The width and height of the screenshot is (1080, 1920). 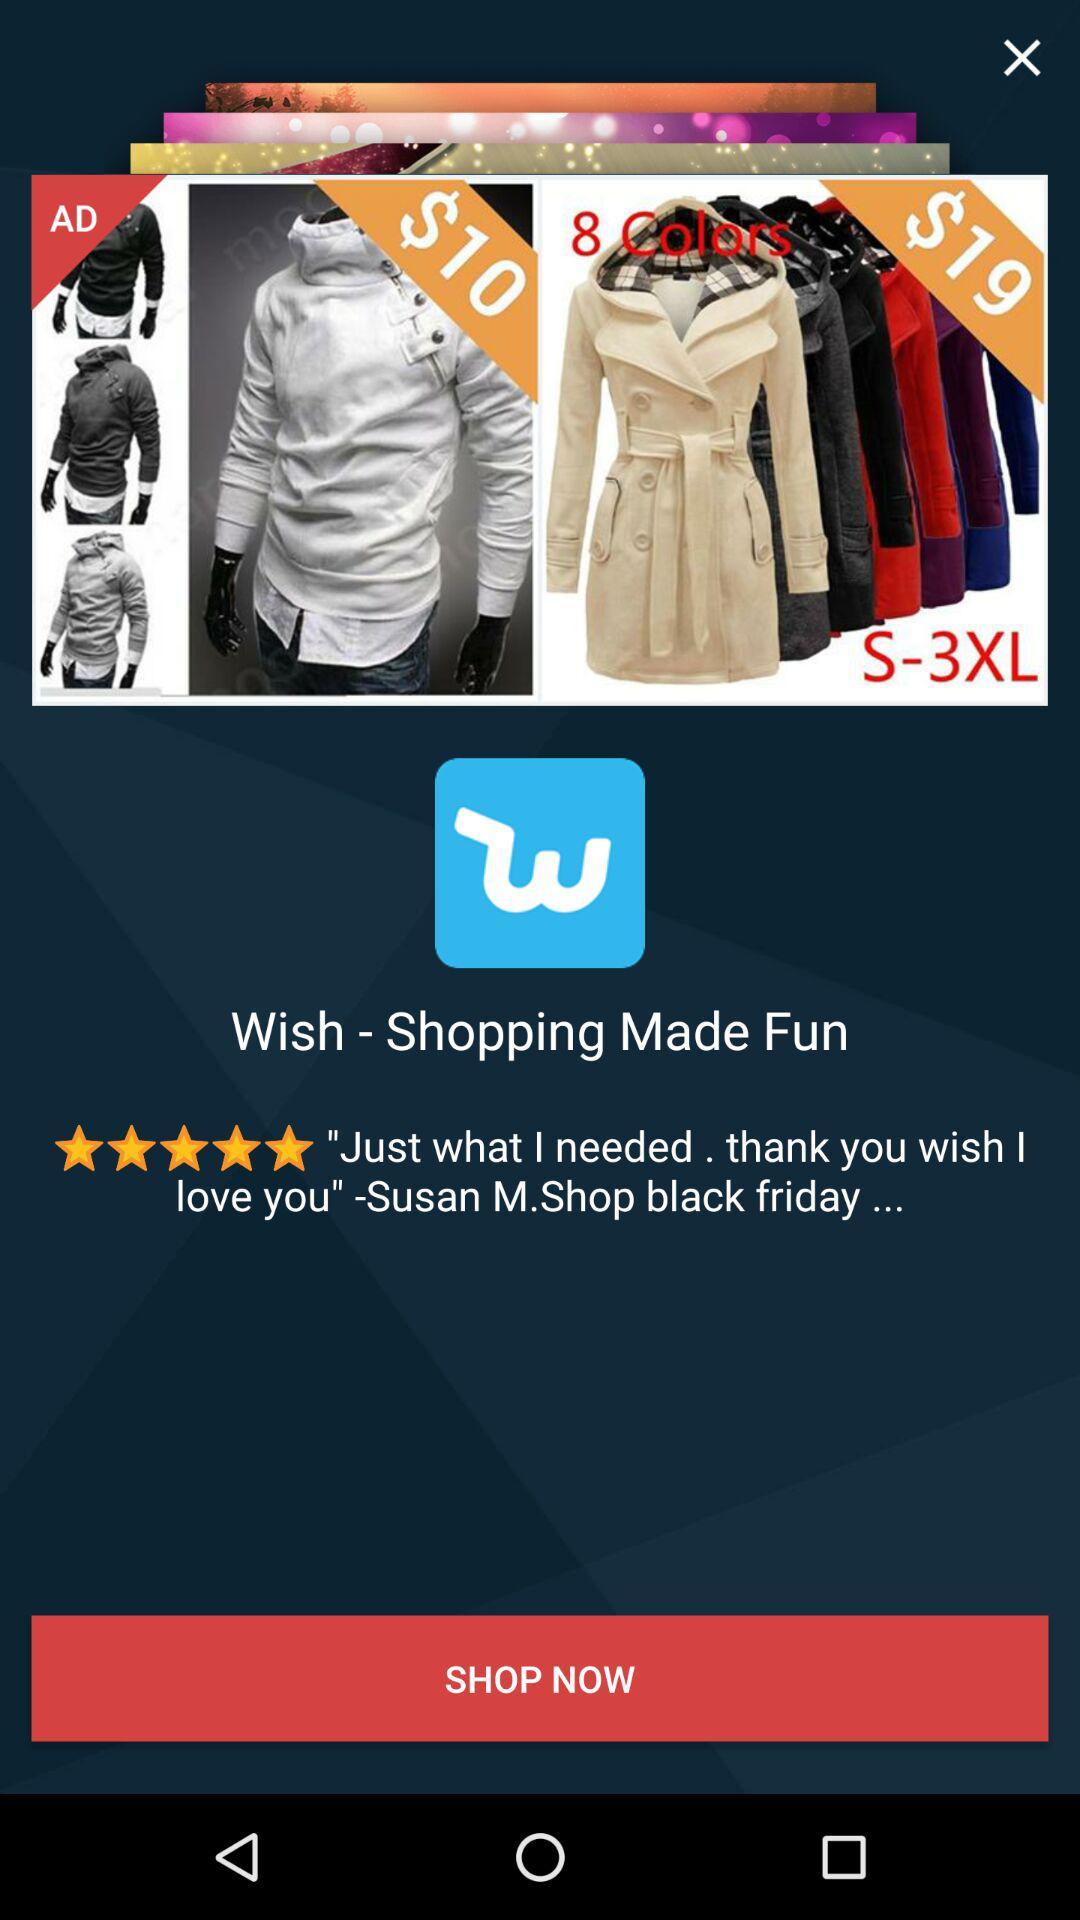 What do you see at coordinates (1022, 57) in the screenshot?
I see `icon at the top right corner` at bounding box center [1022, 57].